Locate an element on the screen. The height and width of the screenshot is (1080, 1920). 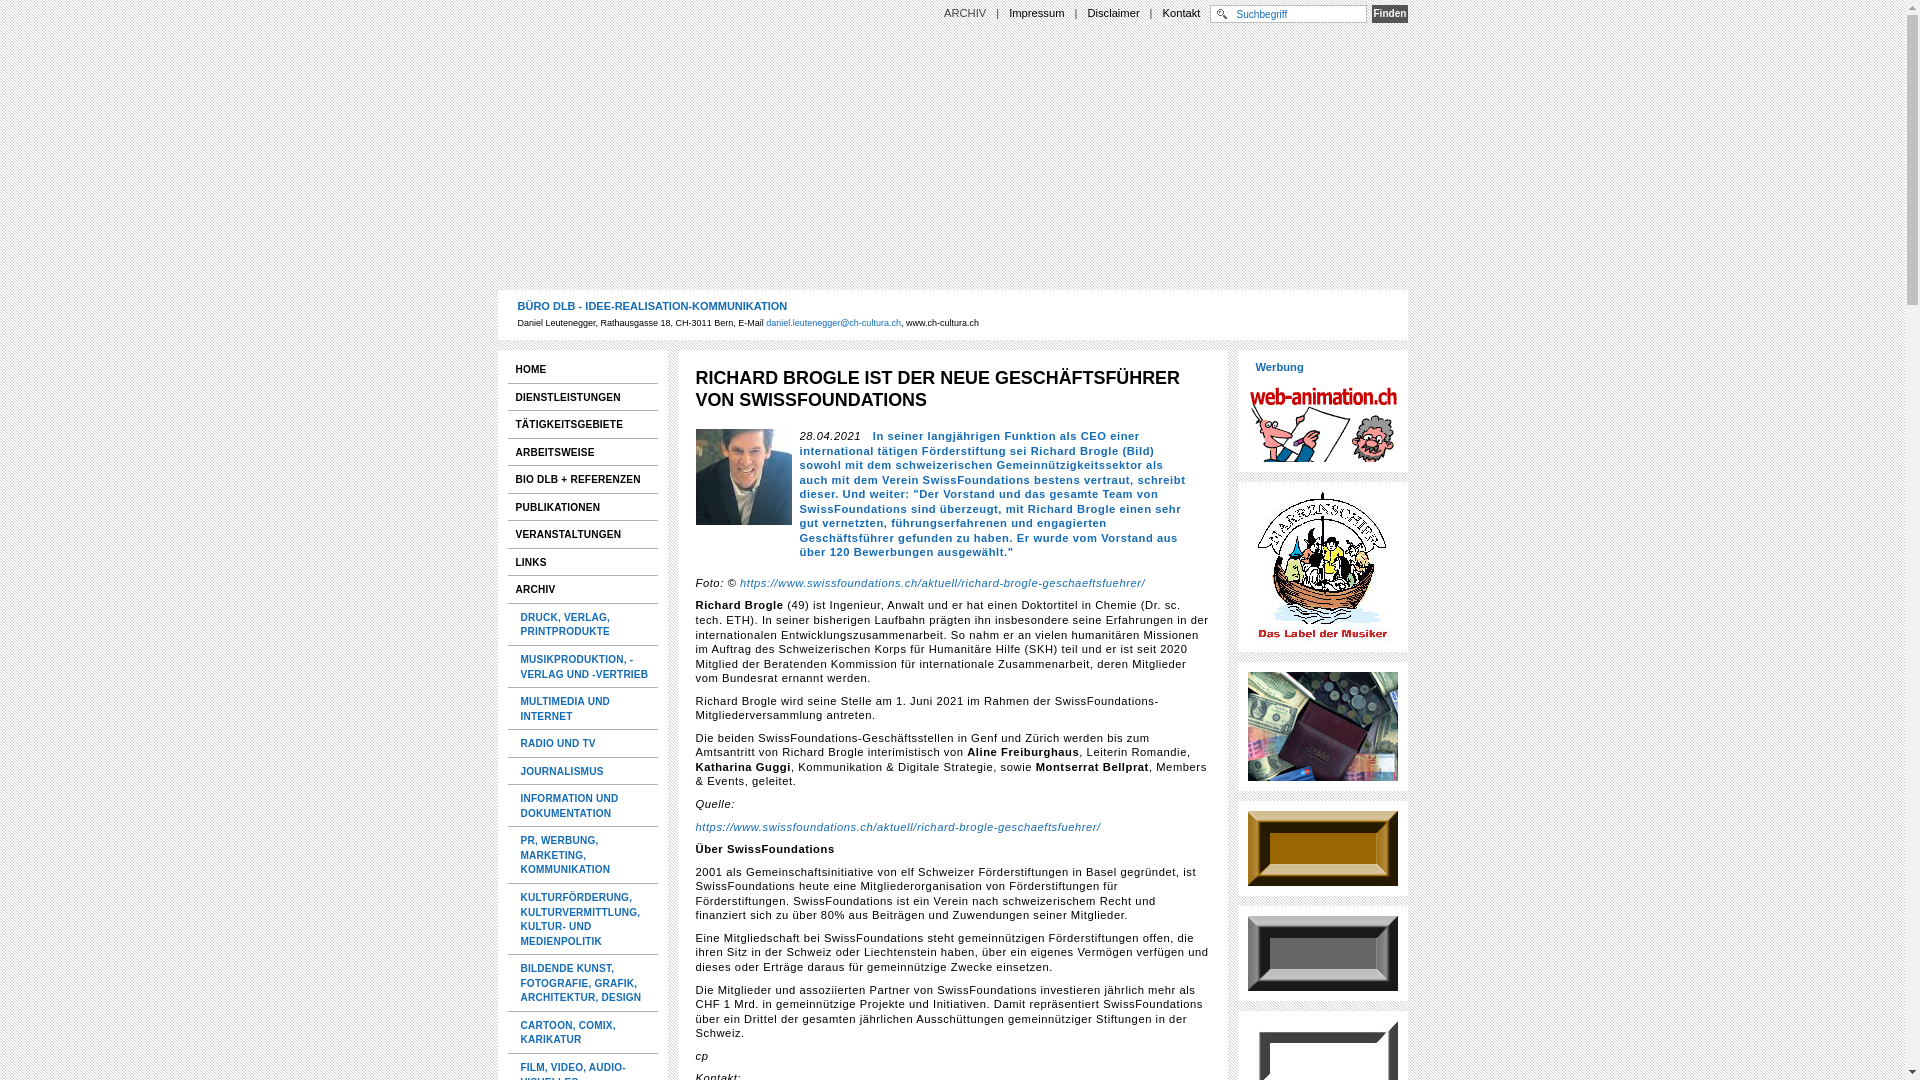
'daniel.leutenegger@ch-cultura.ch' is located at coordinates (765, 322).